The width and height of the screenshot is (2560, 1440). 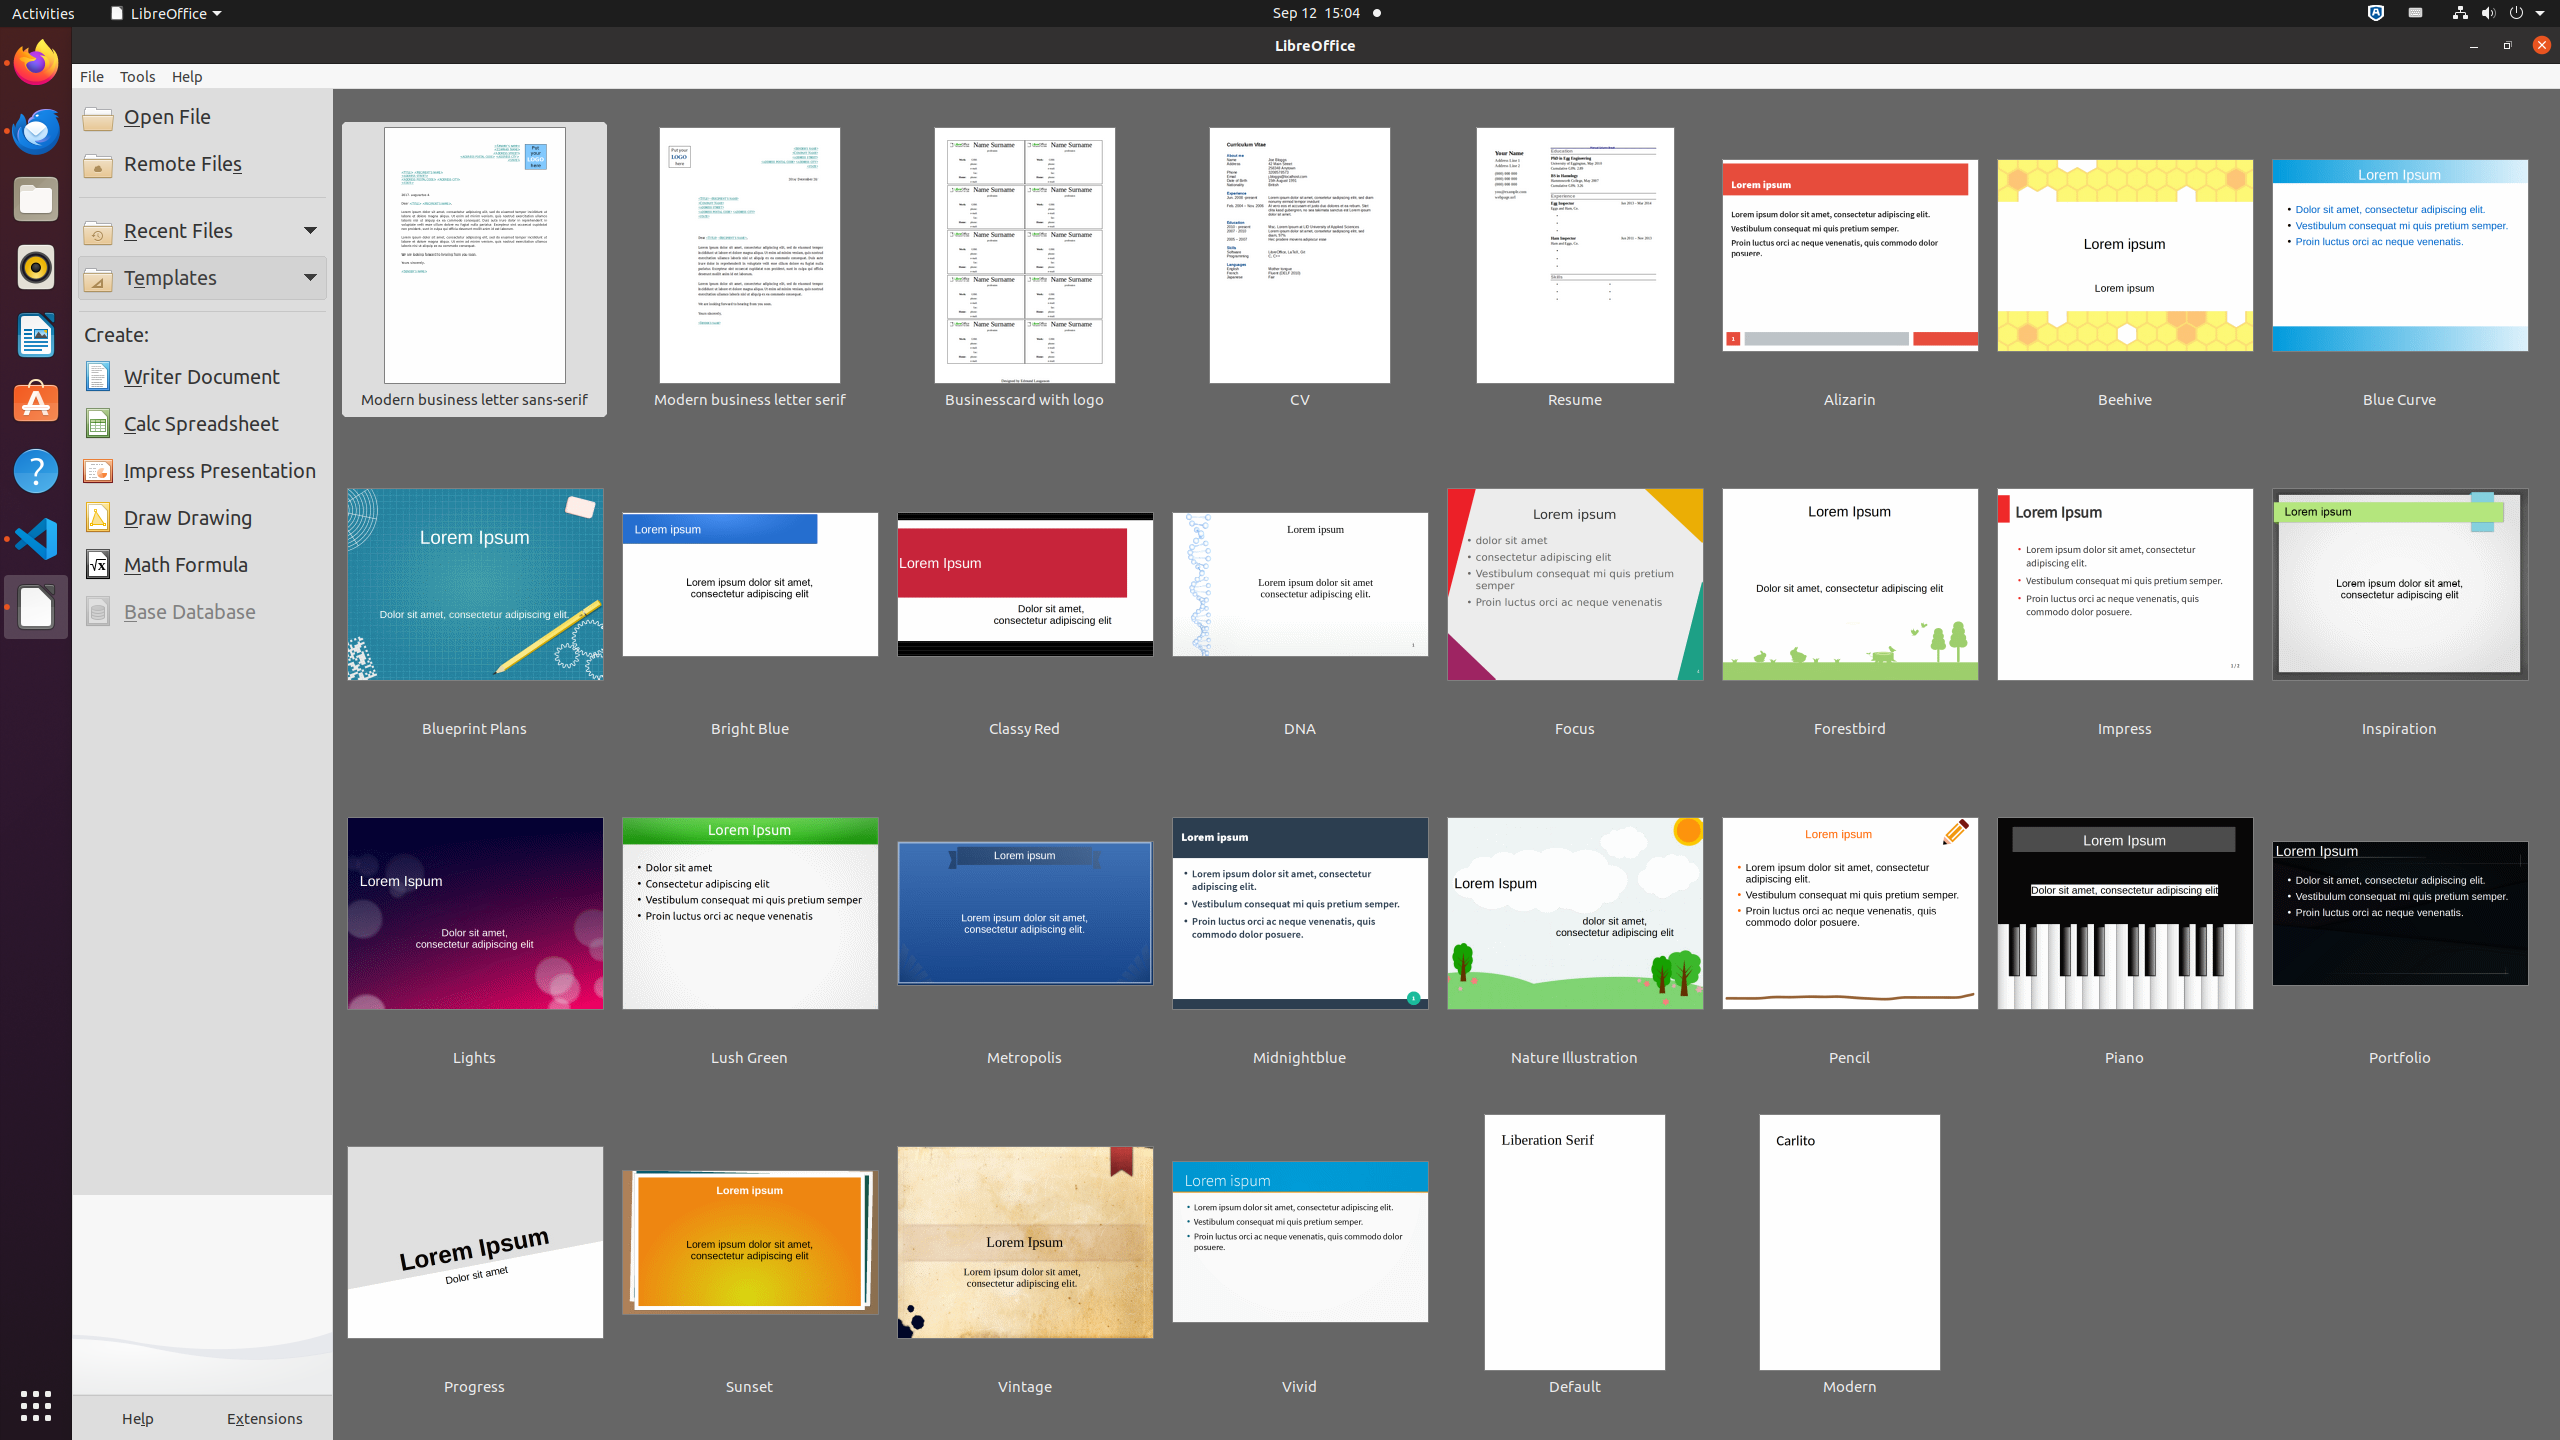 I want to click on 'Vivid', so click(x=1299, y=1256).